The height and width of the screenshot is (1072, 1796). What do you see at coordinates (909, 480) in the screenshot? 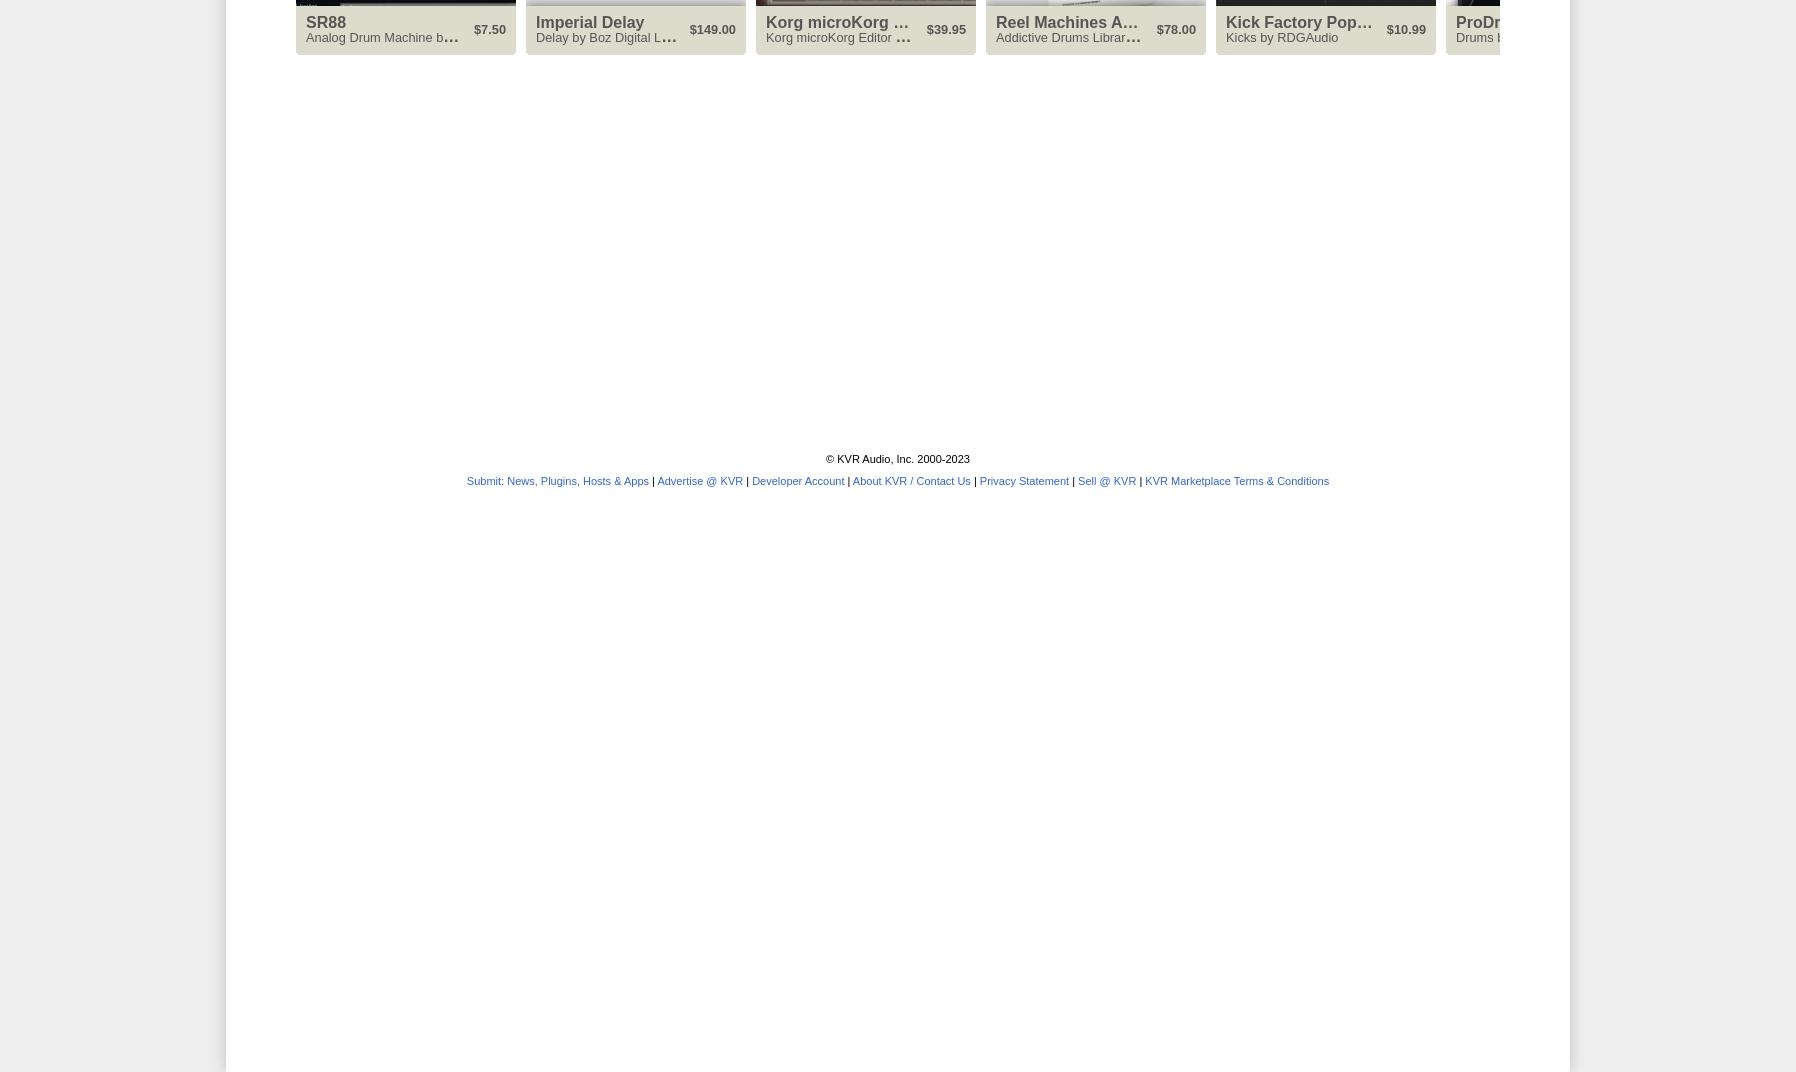
I see `'About KVR / Contact Us'` at bounding box center [909, 480].